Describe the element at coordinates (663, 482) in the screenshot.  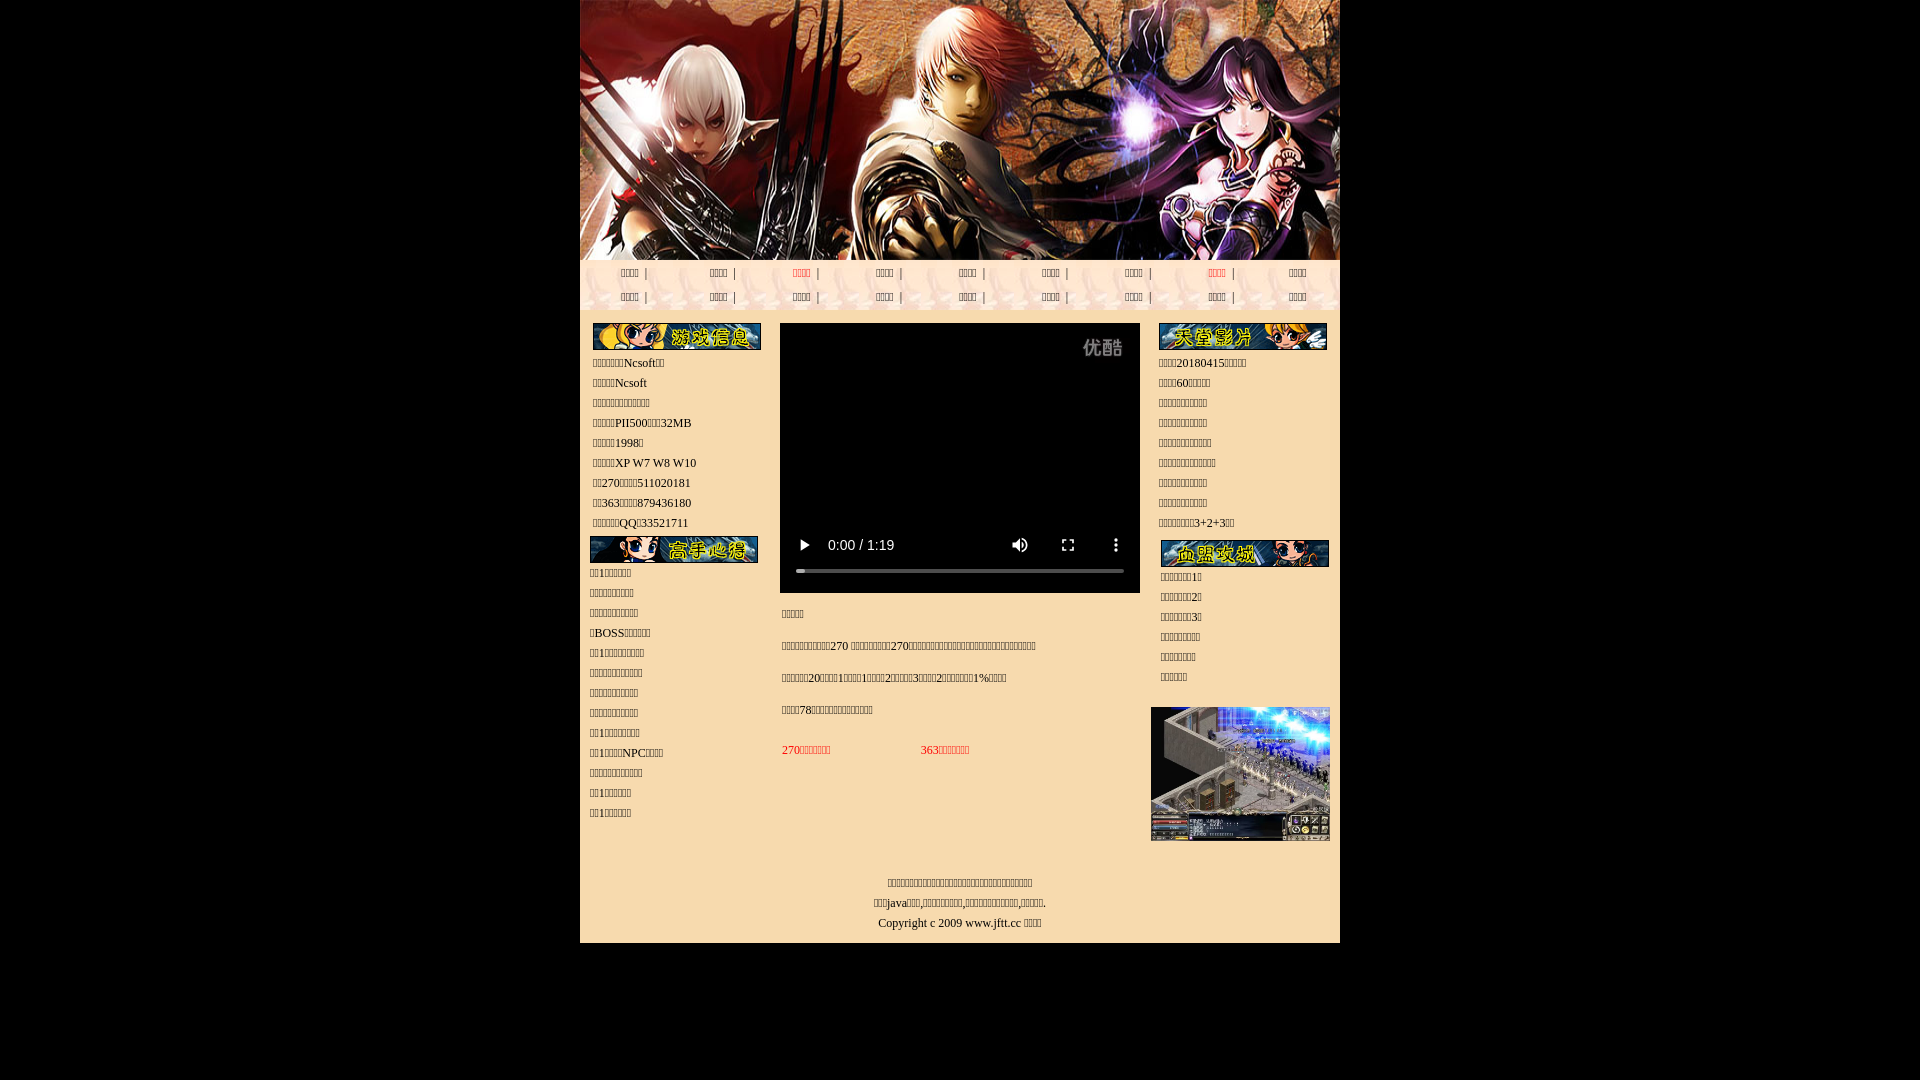
I see `'511020181'` at that location.